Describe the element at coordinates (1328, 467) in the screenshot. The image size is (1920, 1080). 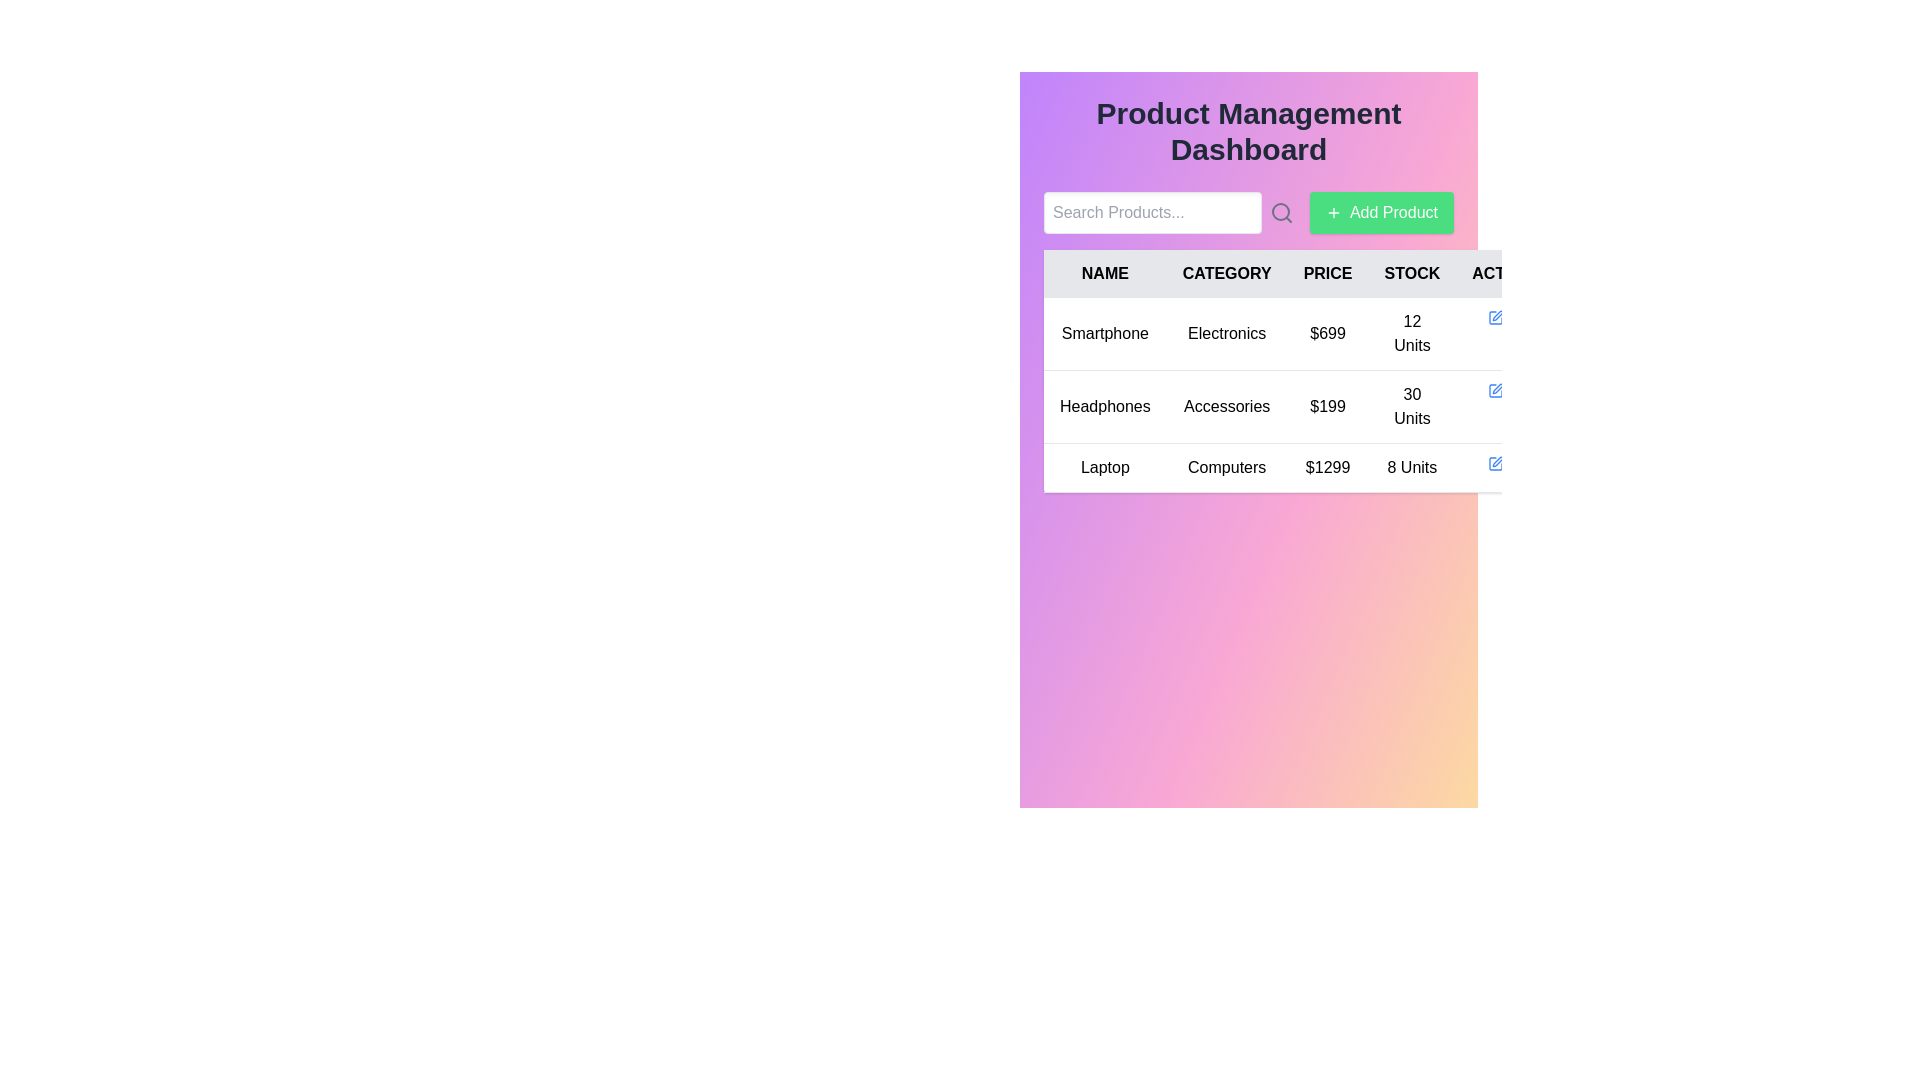
I see `the static text label displaying the price '$1299' in the 'Price' column under the 'Laptop' row` at that location.